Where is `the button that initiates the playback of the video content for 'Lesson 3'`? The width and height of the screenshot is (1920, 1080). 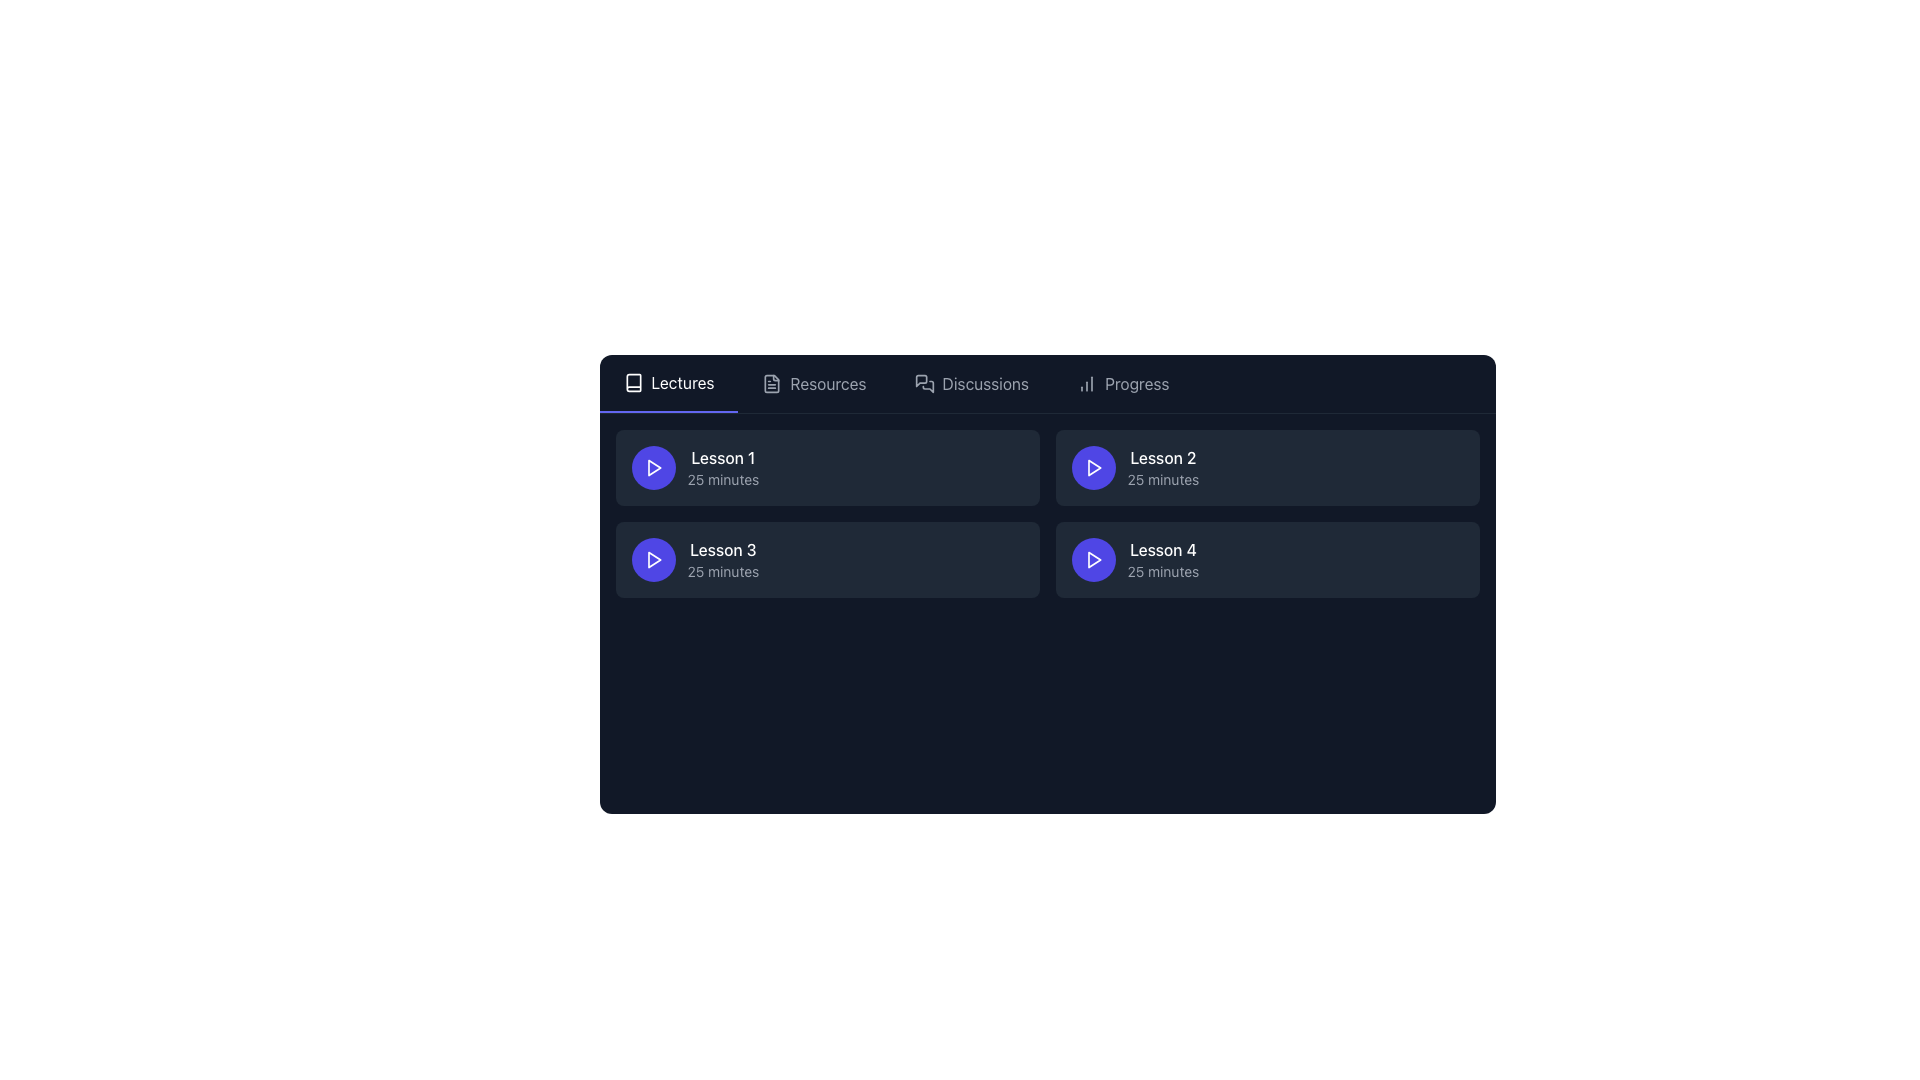 the button that initiates the playback of the video content for 'Lesson 3' is located at coordinates (653, 559).